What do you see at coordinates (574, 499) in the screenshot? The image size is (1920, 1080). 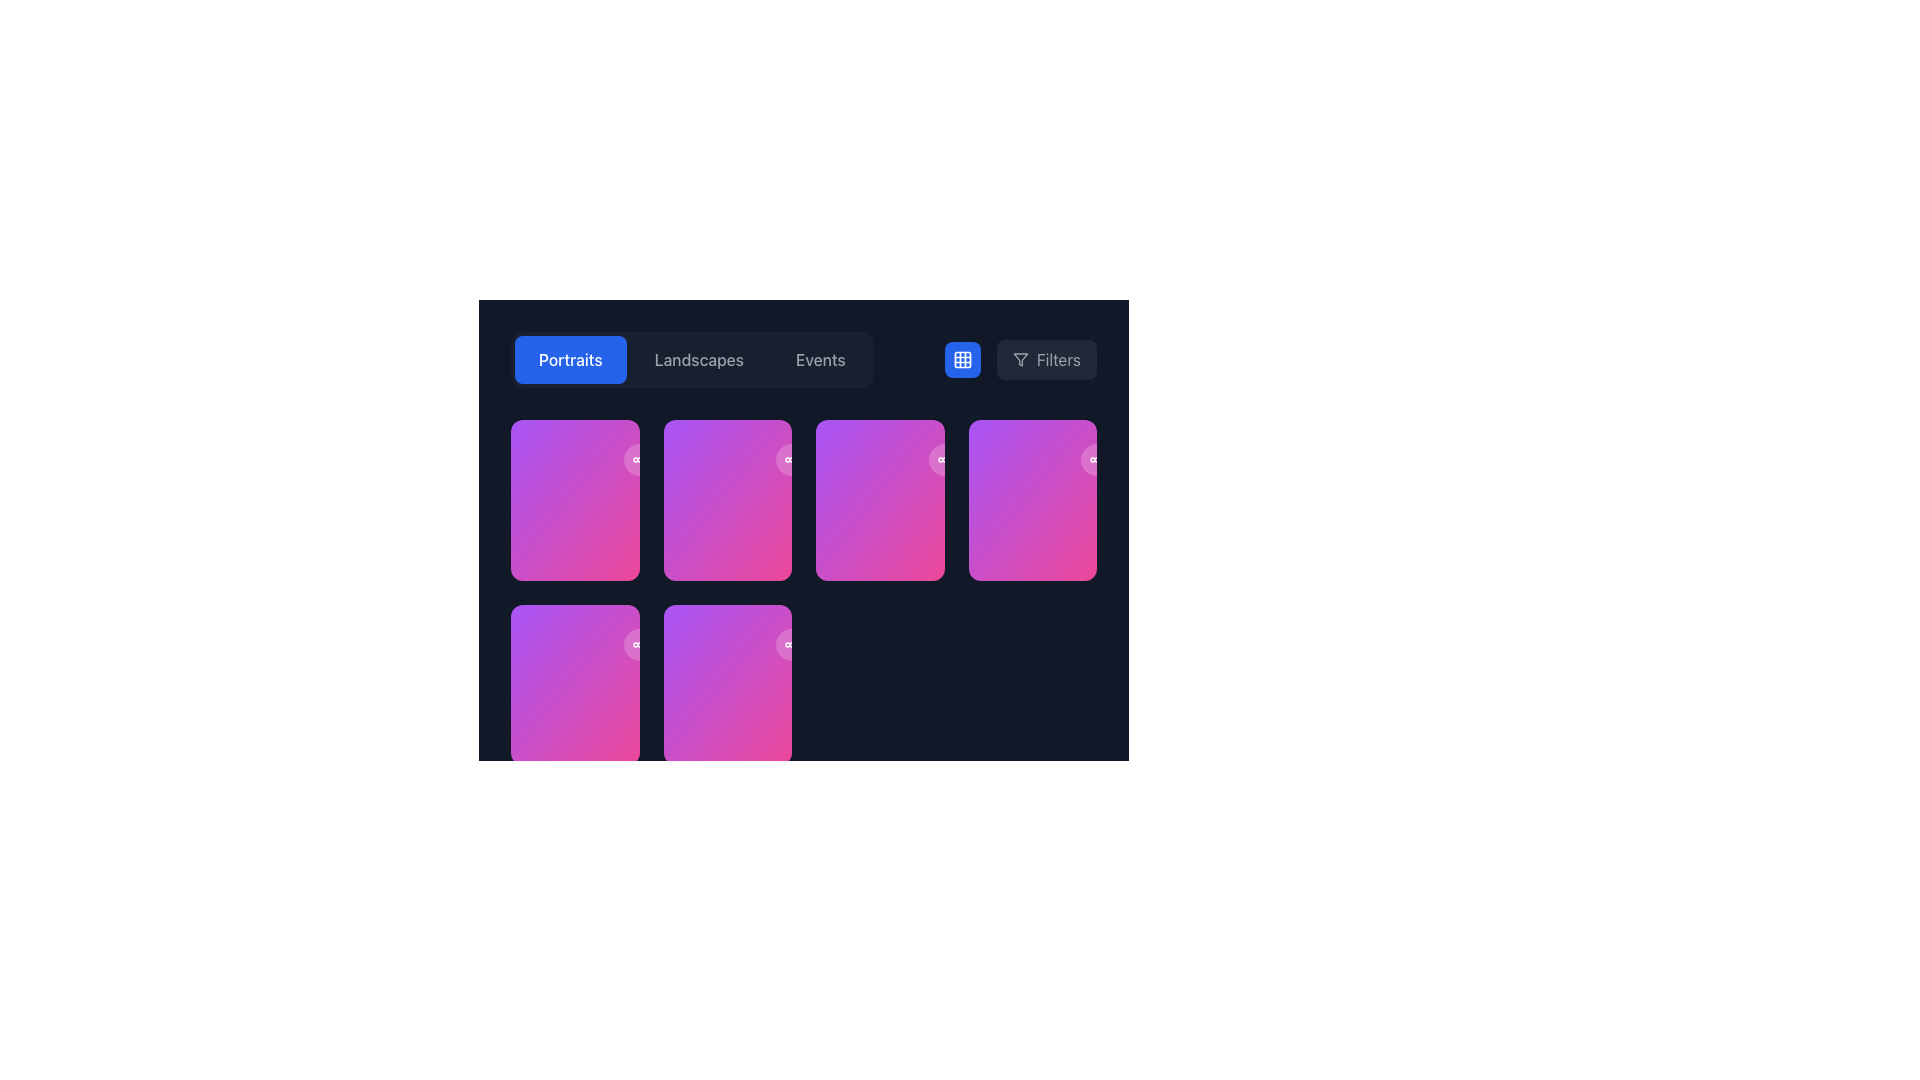 I see `the Interactive Card with a gradient background transitioning from purple to pink, located in the first row and first column of the grid layout` at bounding box center [574, 499].